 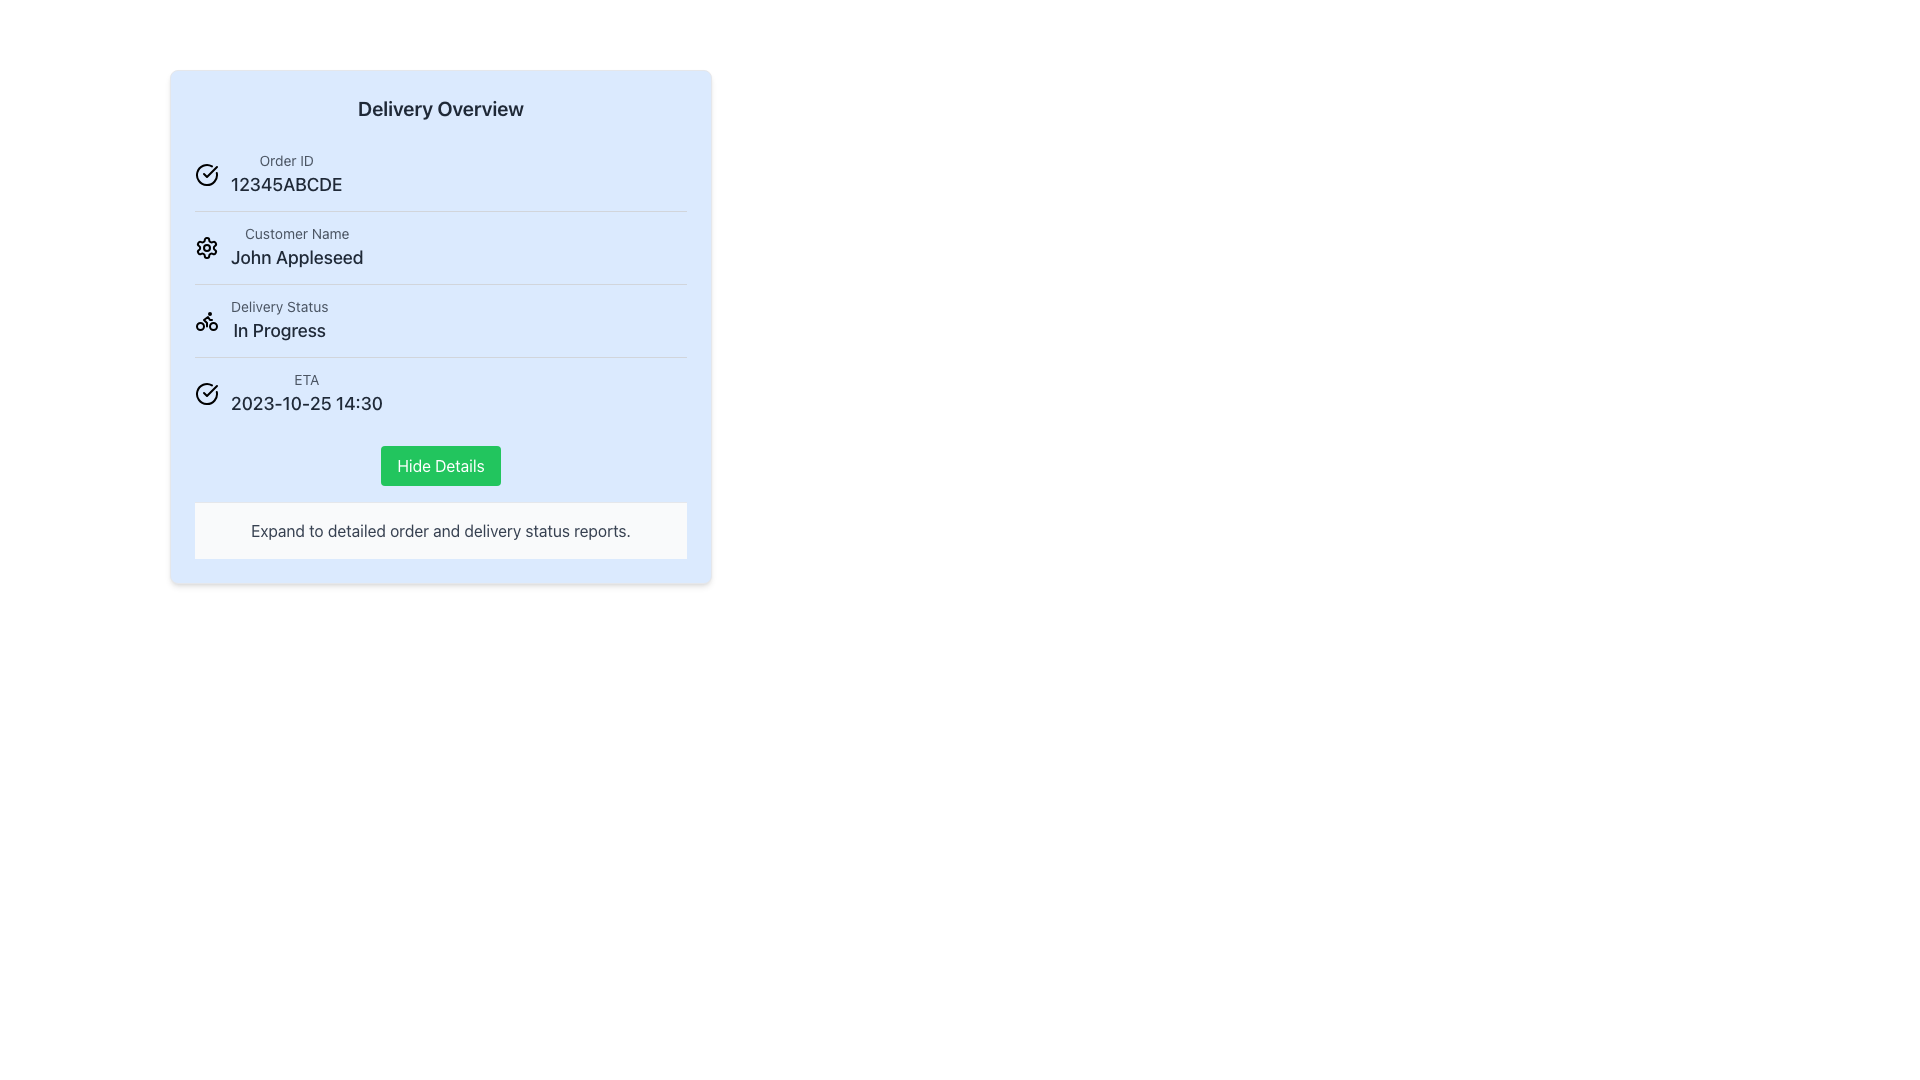 I want to click on the delivery status icon located in the third section of the vertical list within the 'Delivery Overview' card, preceding the text 'Delivery Status' and 'In Progress', so click(x=206, y=319).